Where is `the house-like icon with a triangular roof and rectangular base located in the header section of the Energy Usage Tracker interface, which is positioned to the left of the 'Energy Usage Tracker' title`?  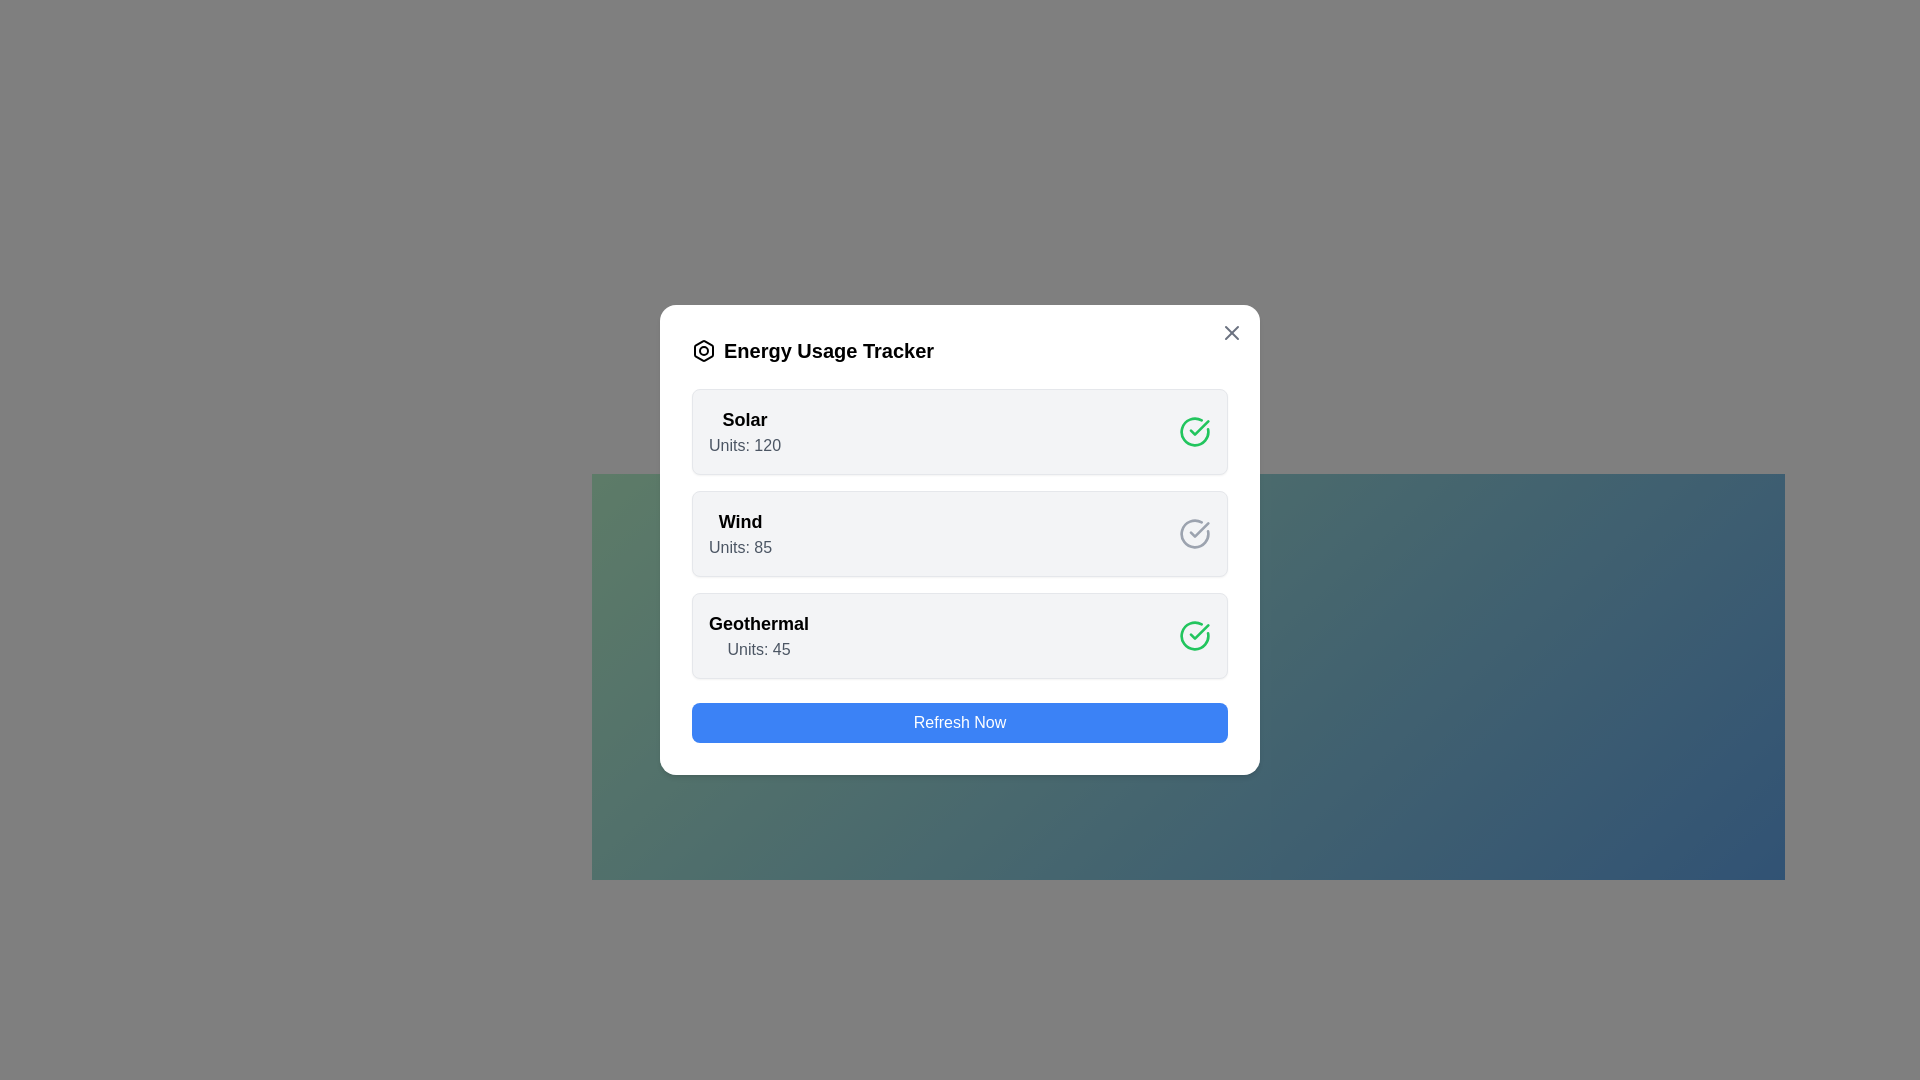
the house-like icon with a triangular roof and rectangular base located in the header section of the Energy Usage Tracker interface, which is positioned to the left of the 'Energy Usage Tracker' title is located at coordinates (704, 350).